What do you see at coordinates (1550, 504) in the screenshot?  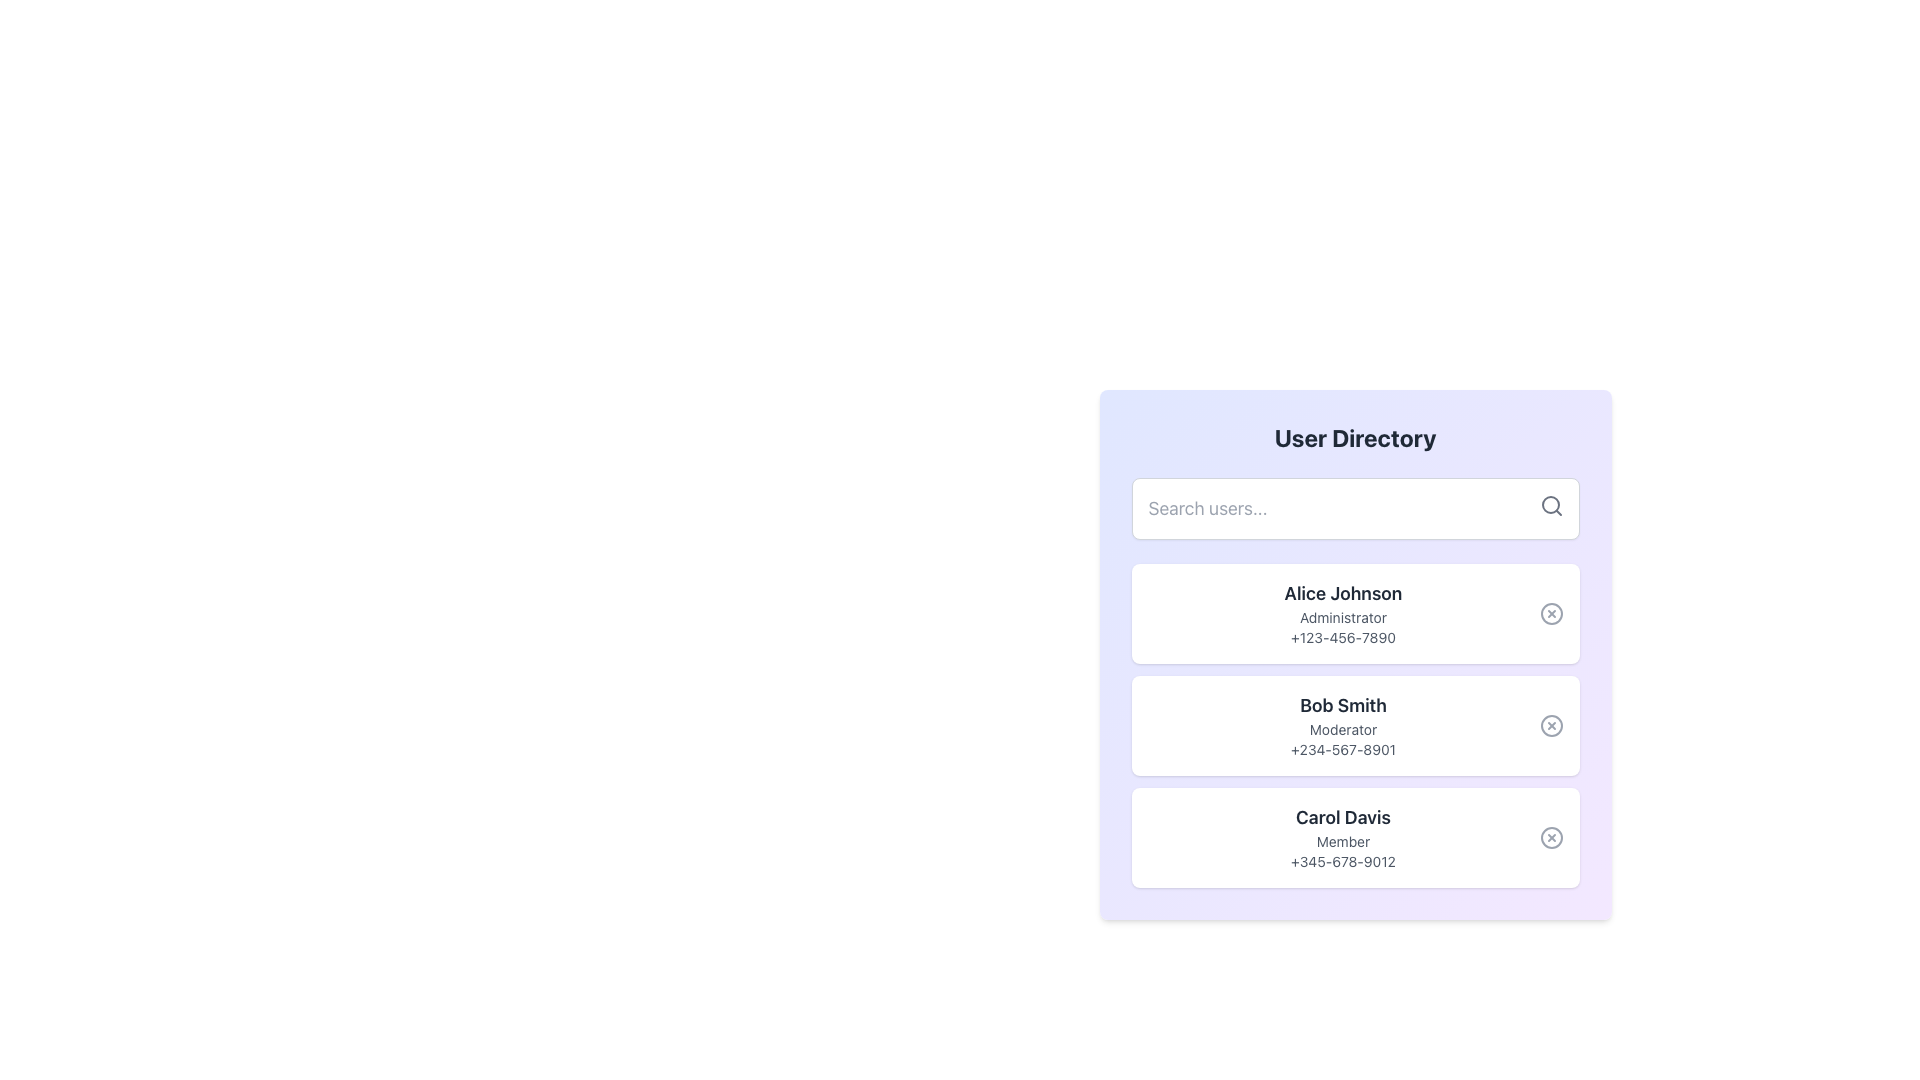 I see `the magnifying glass icon inside the 'User Directory' search bar labeled 'Search users...'` at bounding box center [1550, 504].